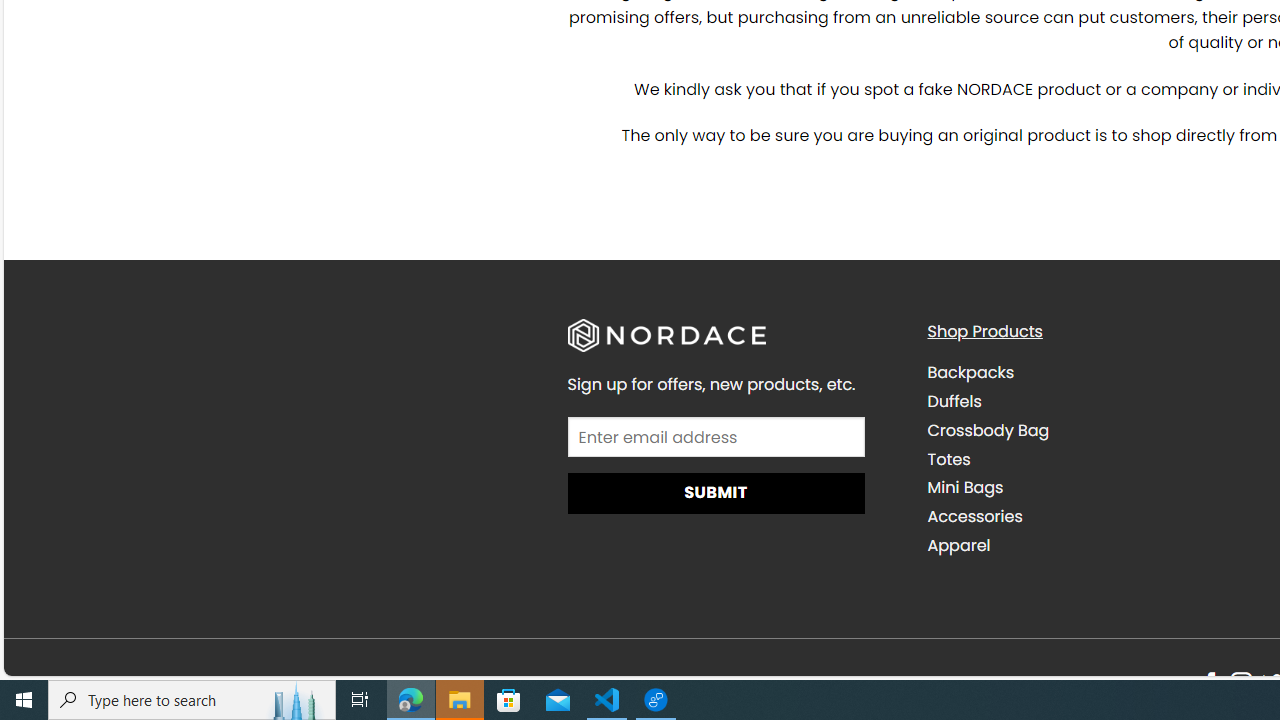  Describe the element at coordinates (716, 436) in the screenshot. I see `'AutomationID: input_4_1'` at that location.